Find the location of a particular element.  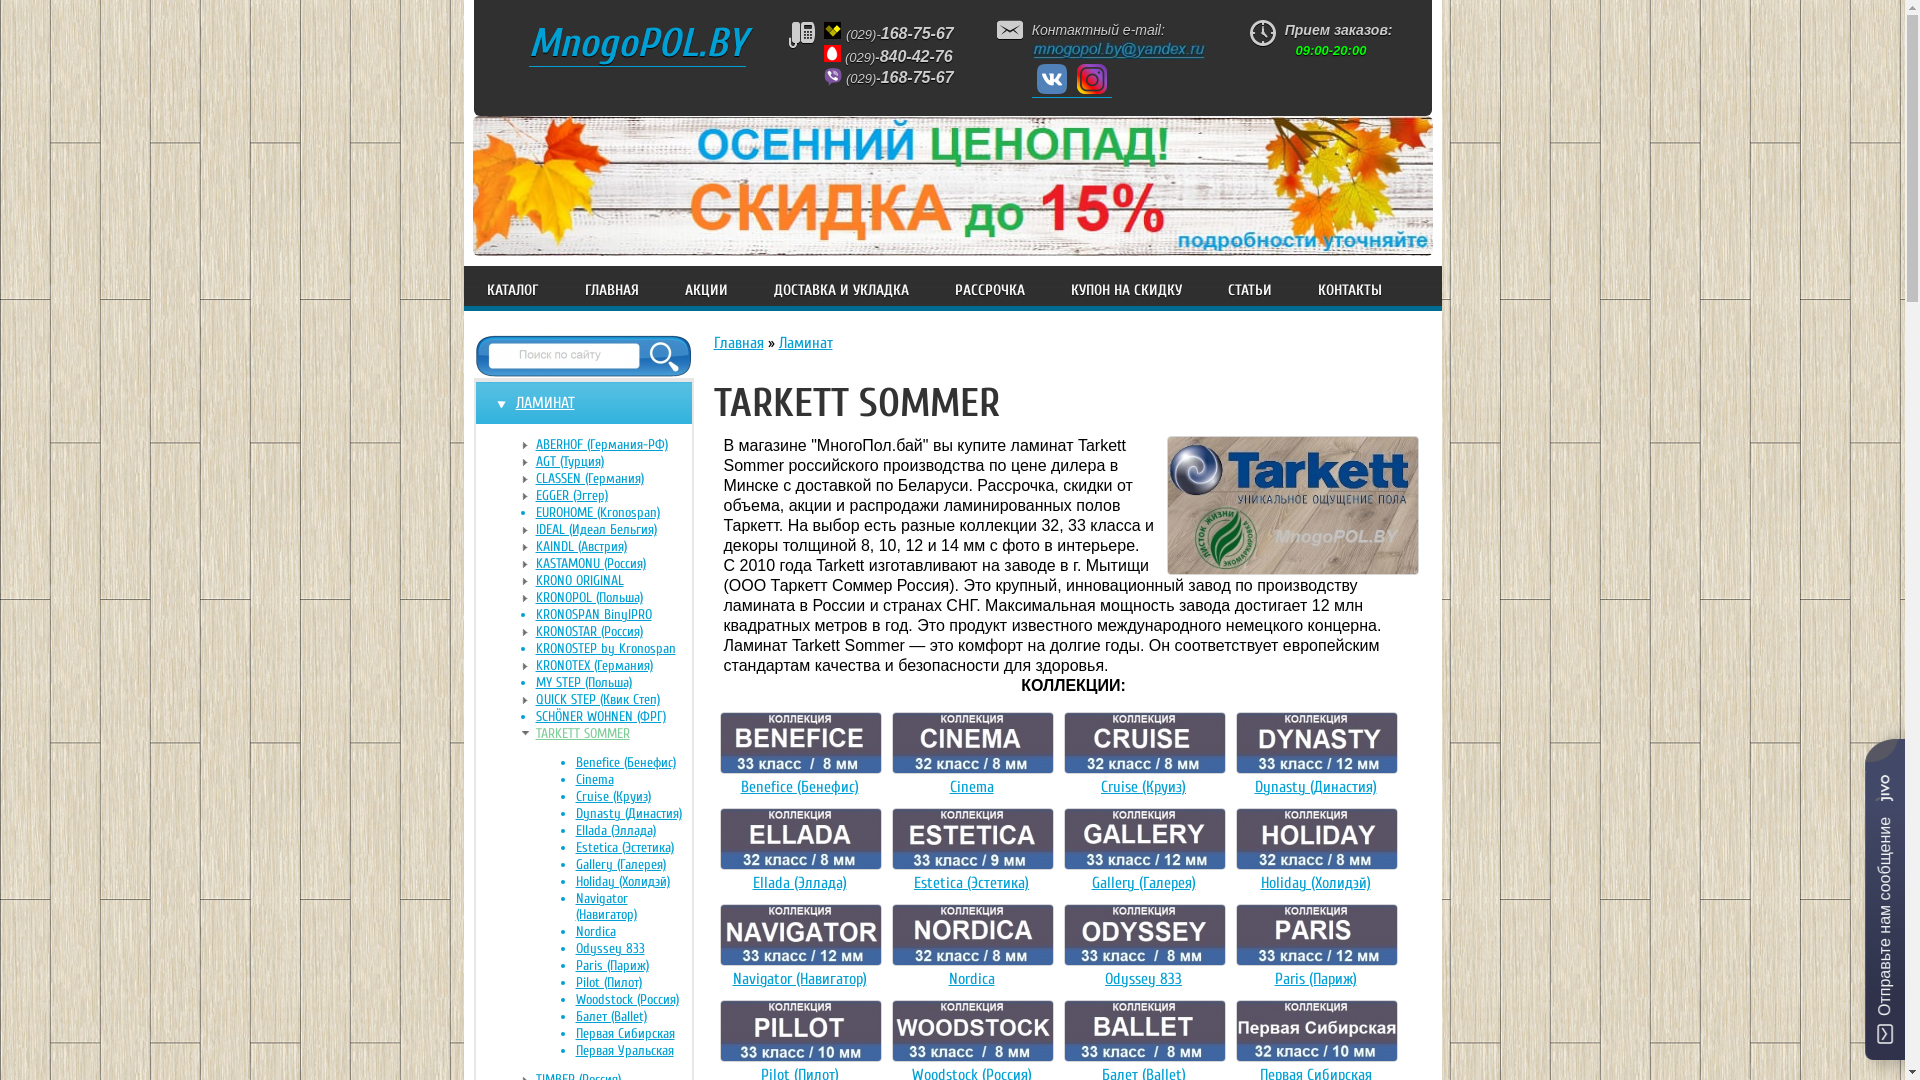

'Cinema' is located at coordinates (632, 778).